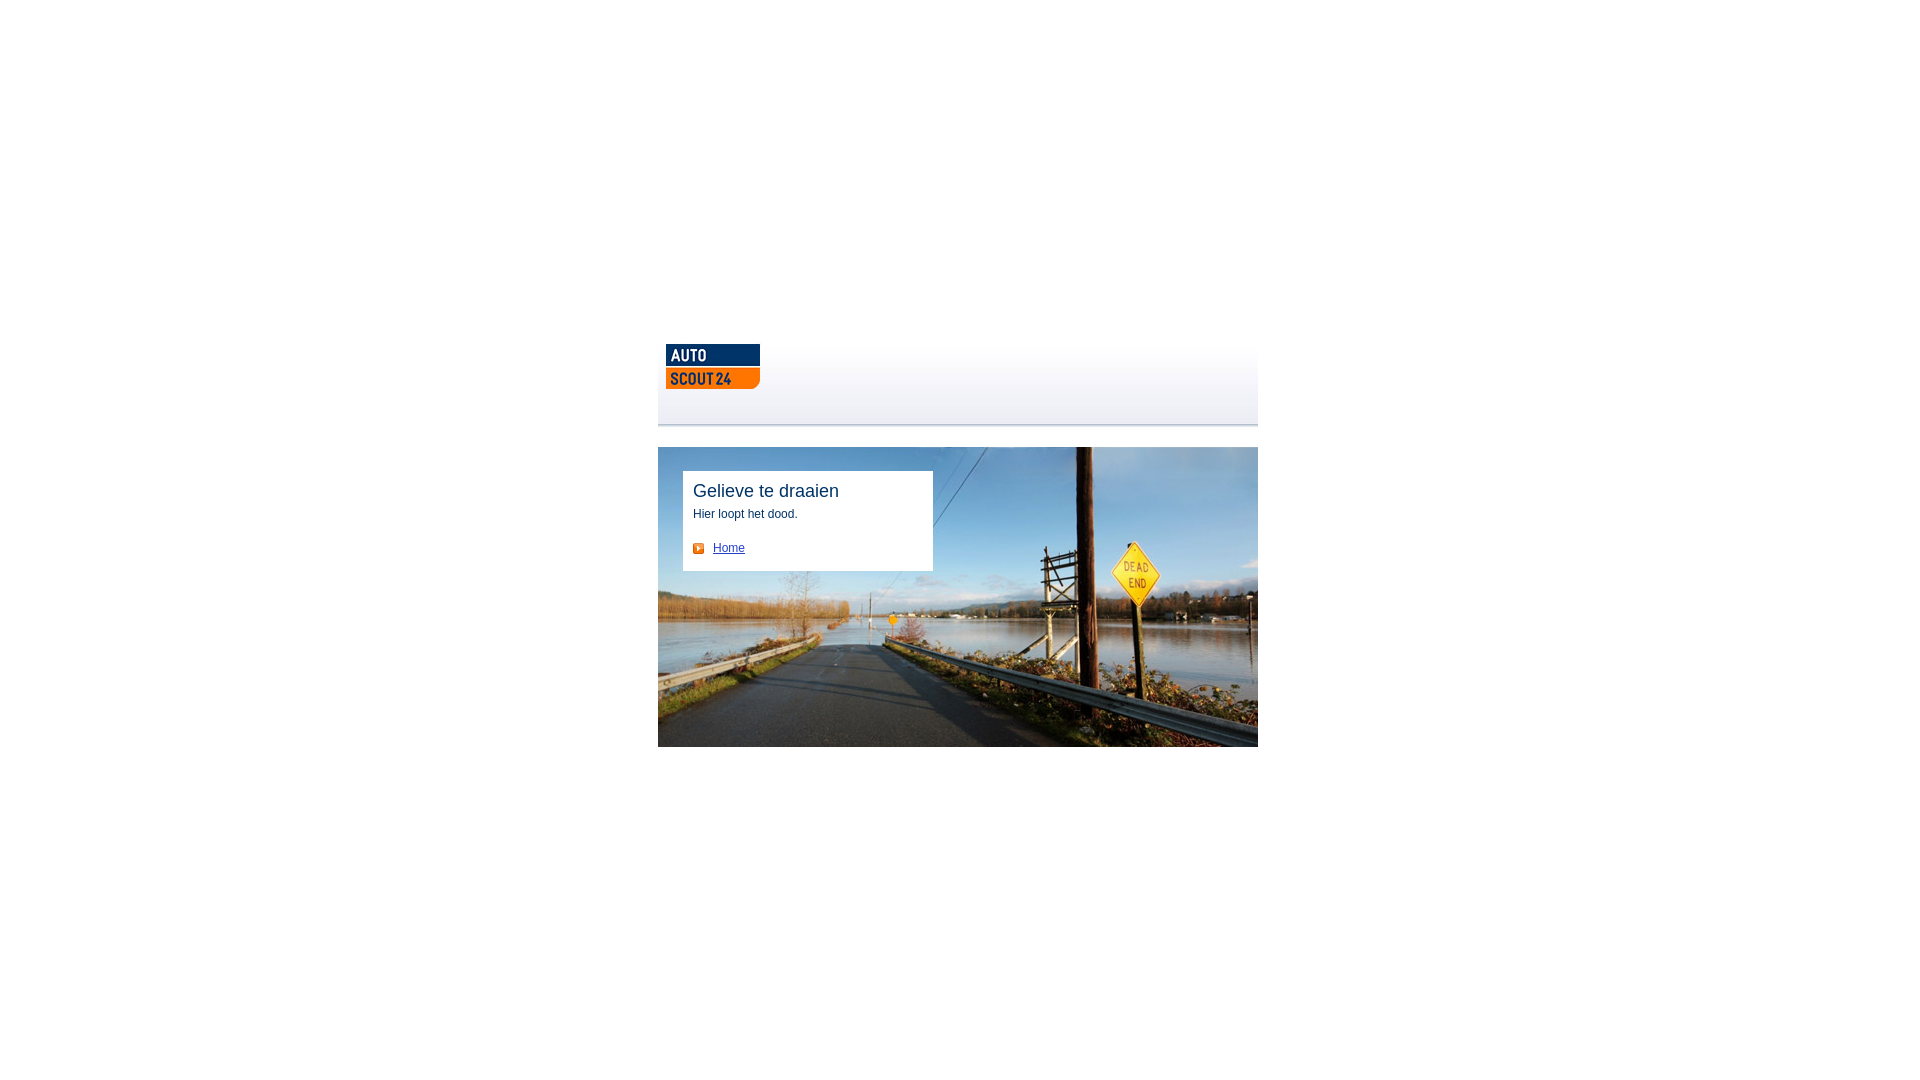 The width and height of the screenshot is (1920, 1080). I want to click on 'Home', so click(719, 547).